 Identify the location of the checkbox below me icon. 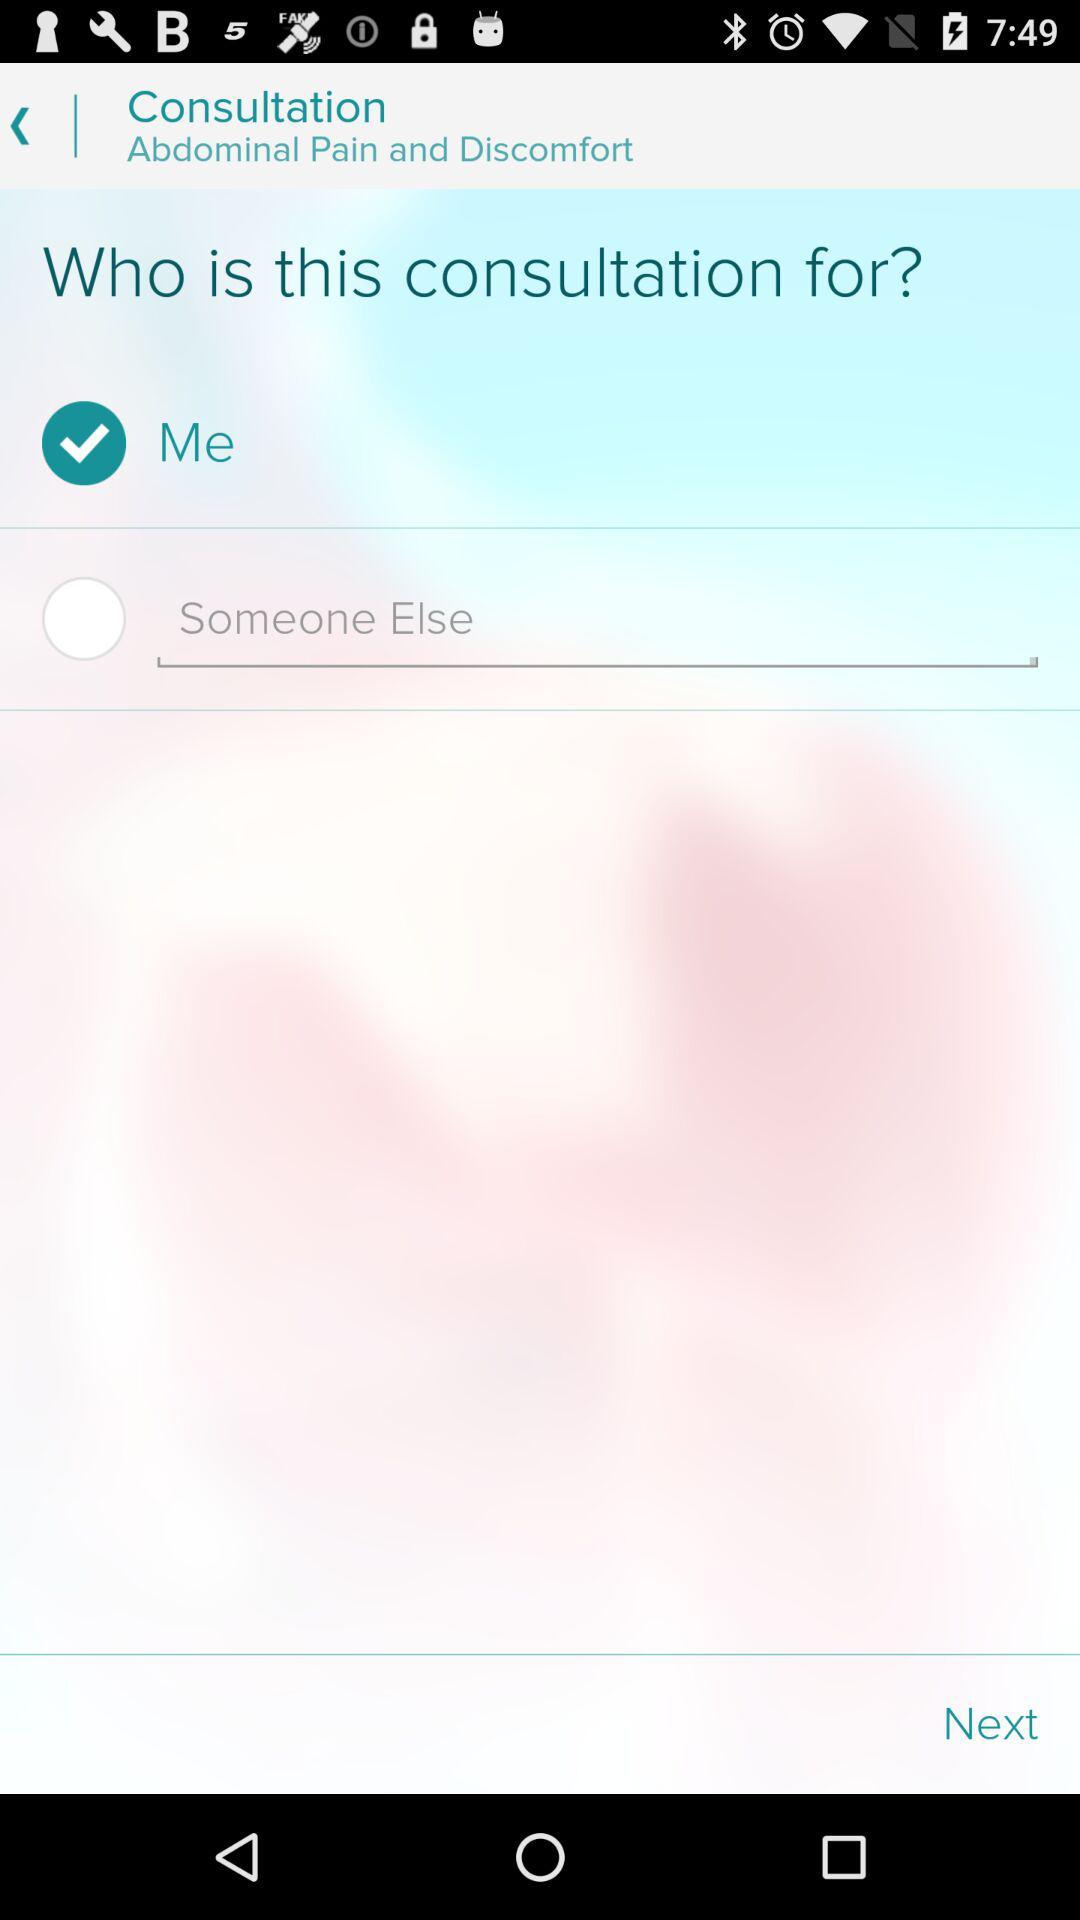
(99, 617).